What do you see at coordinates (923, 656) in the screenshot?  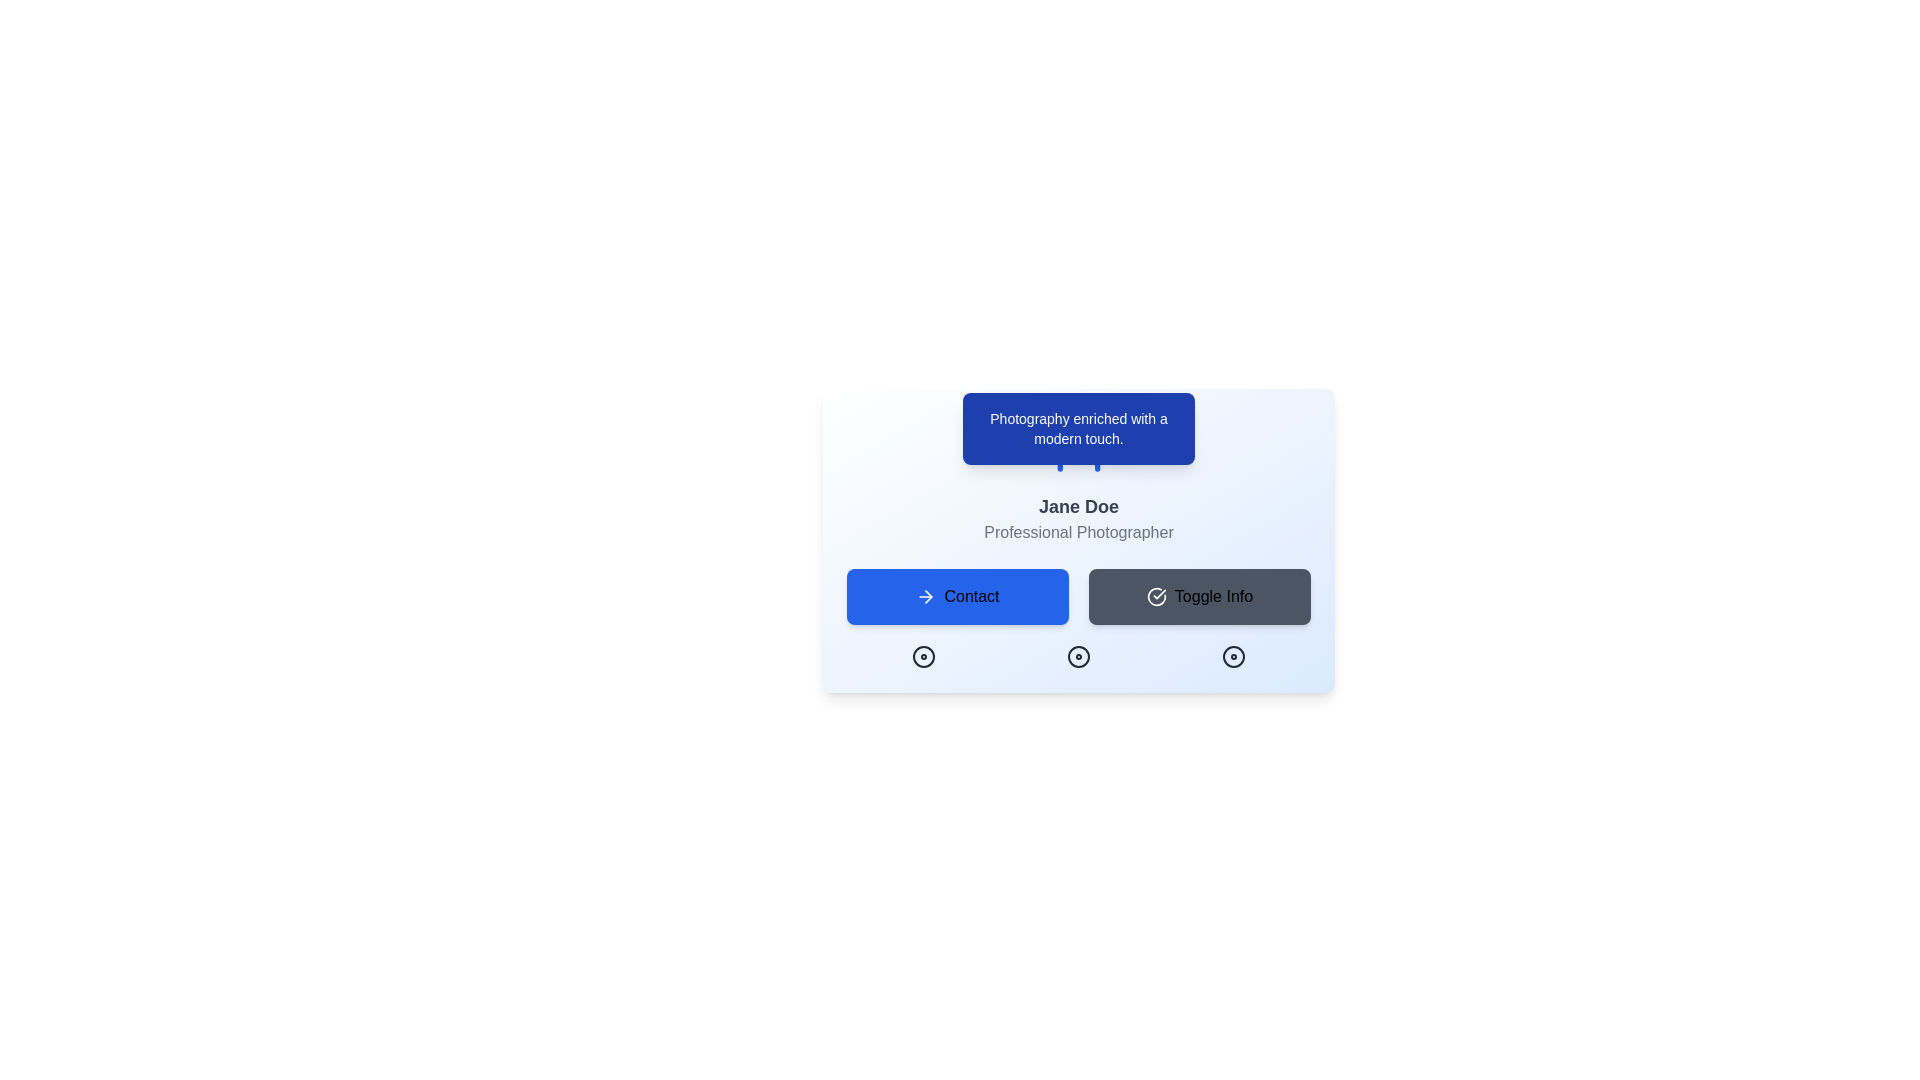 I see `the first circular icon resembling a disc, which is positioned at the far left of three similar icons at the bottom of the card-like section` at bounding box center [923, 656].